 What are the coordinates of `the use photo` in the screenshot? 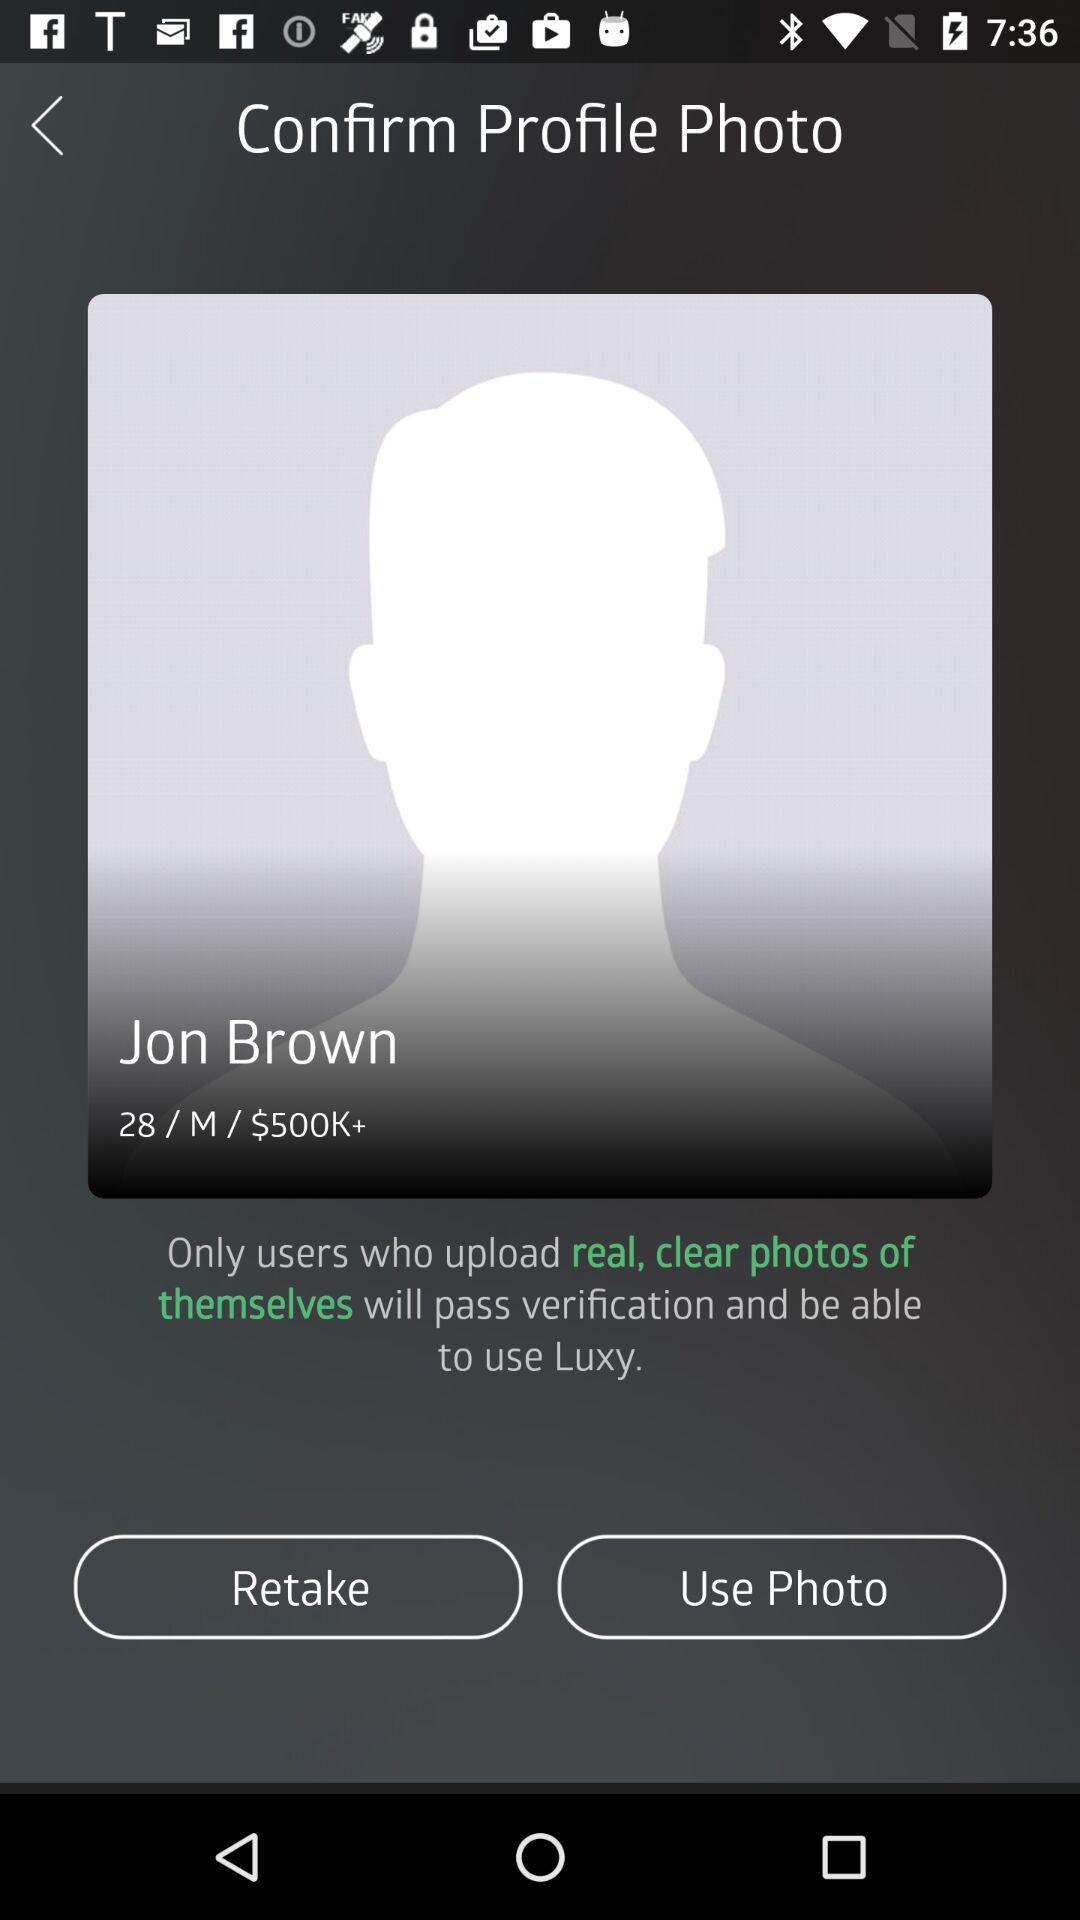 It's located at (780, 1586).